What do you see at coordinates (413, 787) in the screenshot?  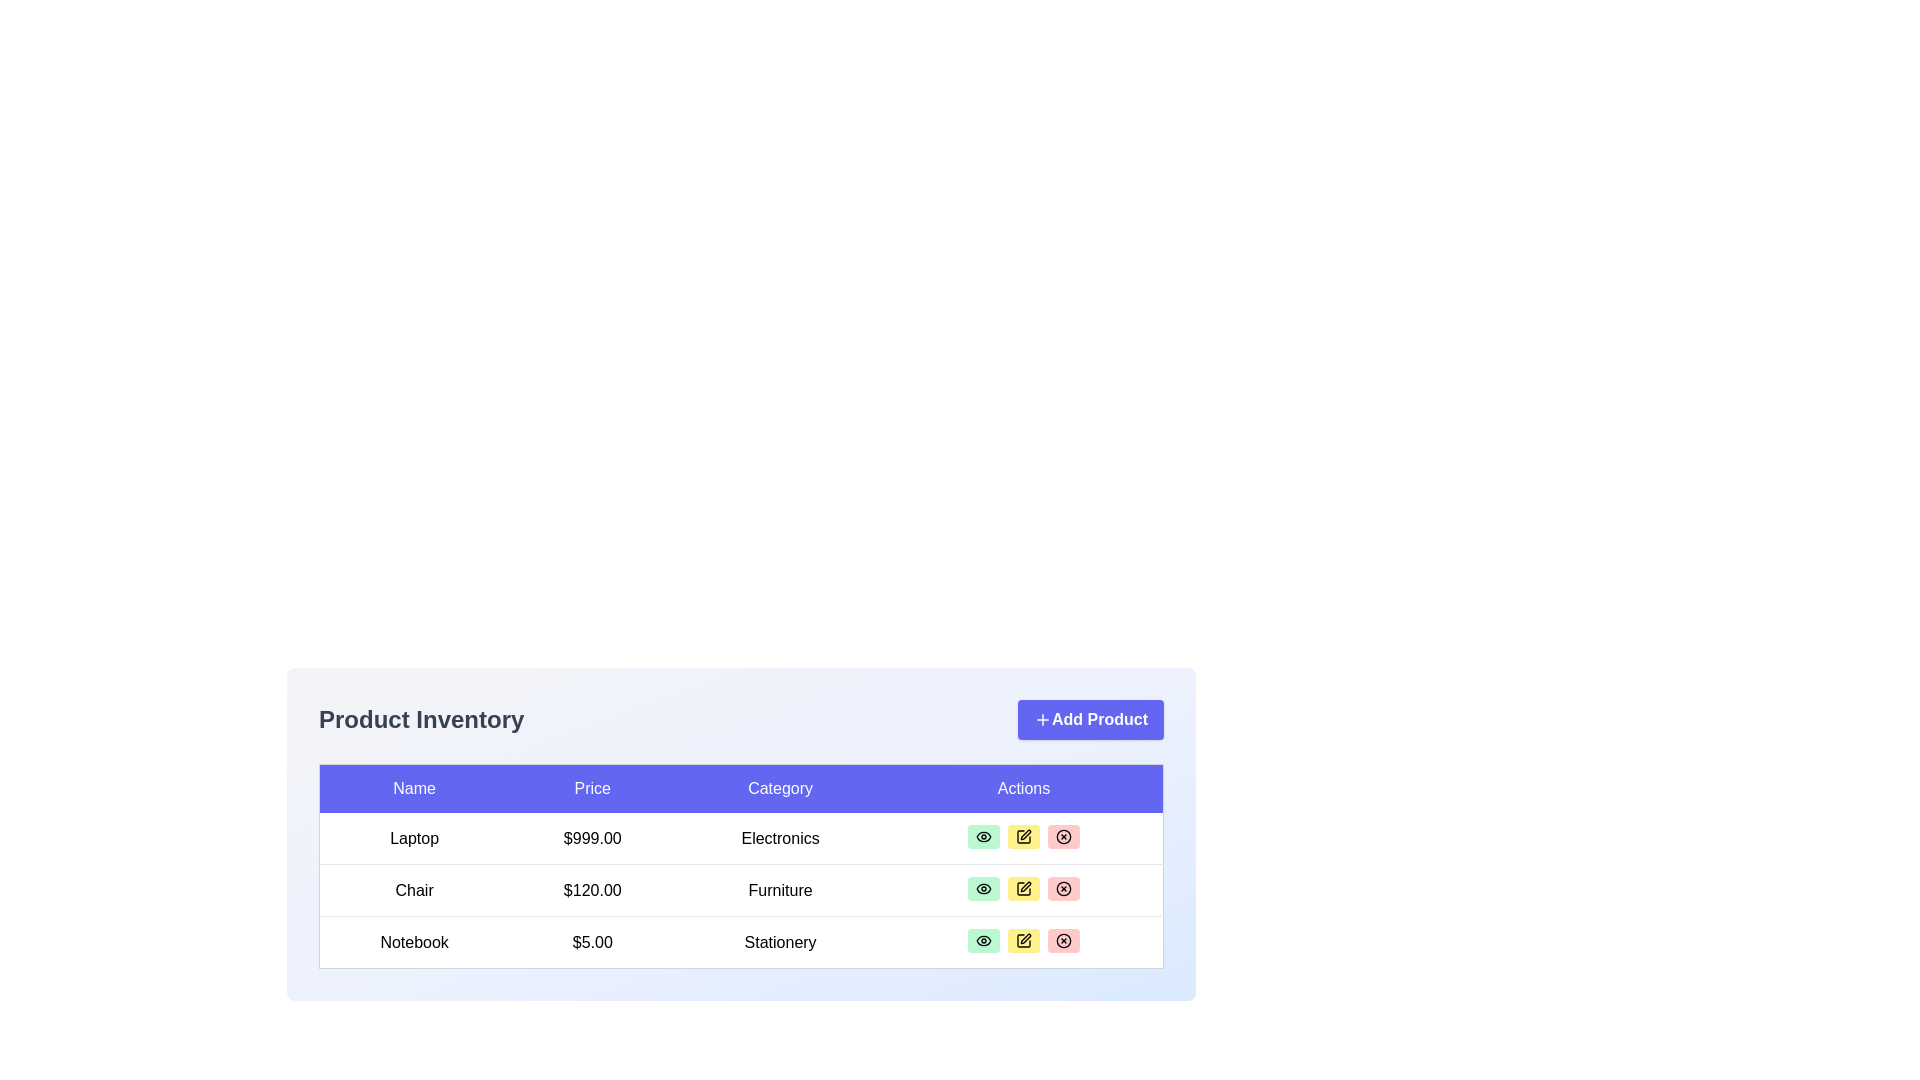 I see `text from the 'Name' header label, which is the first label in a row of four labels with a bold white font on a purple background` at bounding box center [413, 787].